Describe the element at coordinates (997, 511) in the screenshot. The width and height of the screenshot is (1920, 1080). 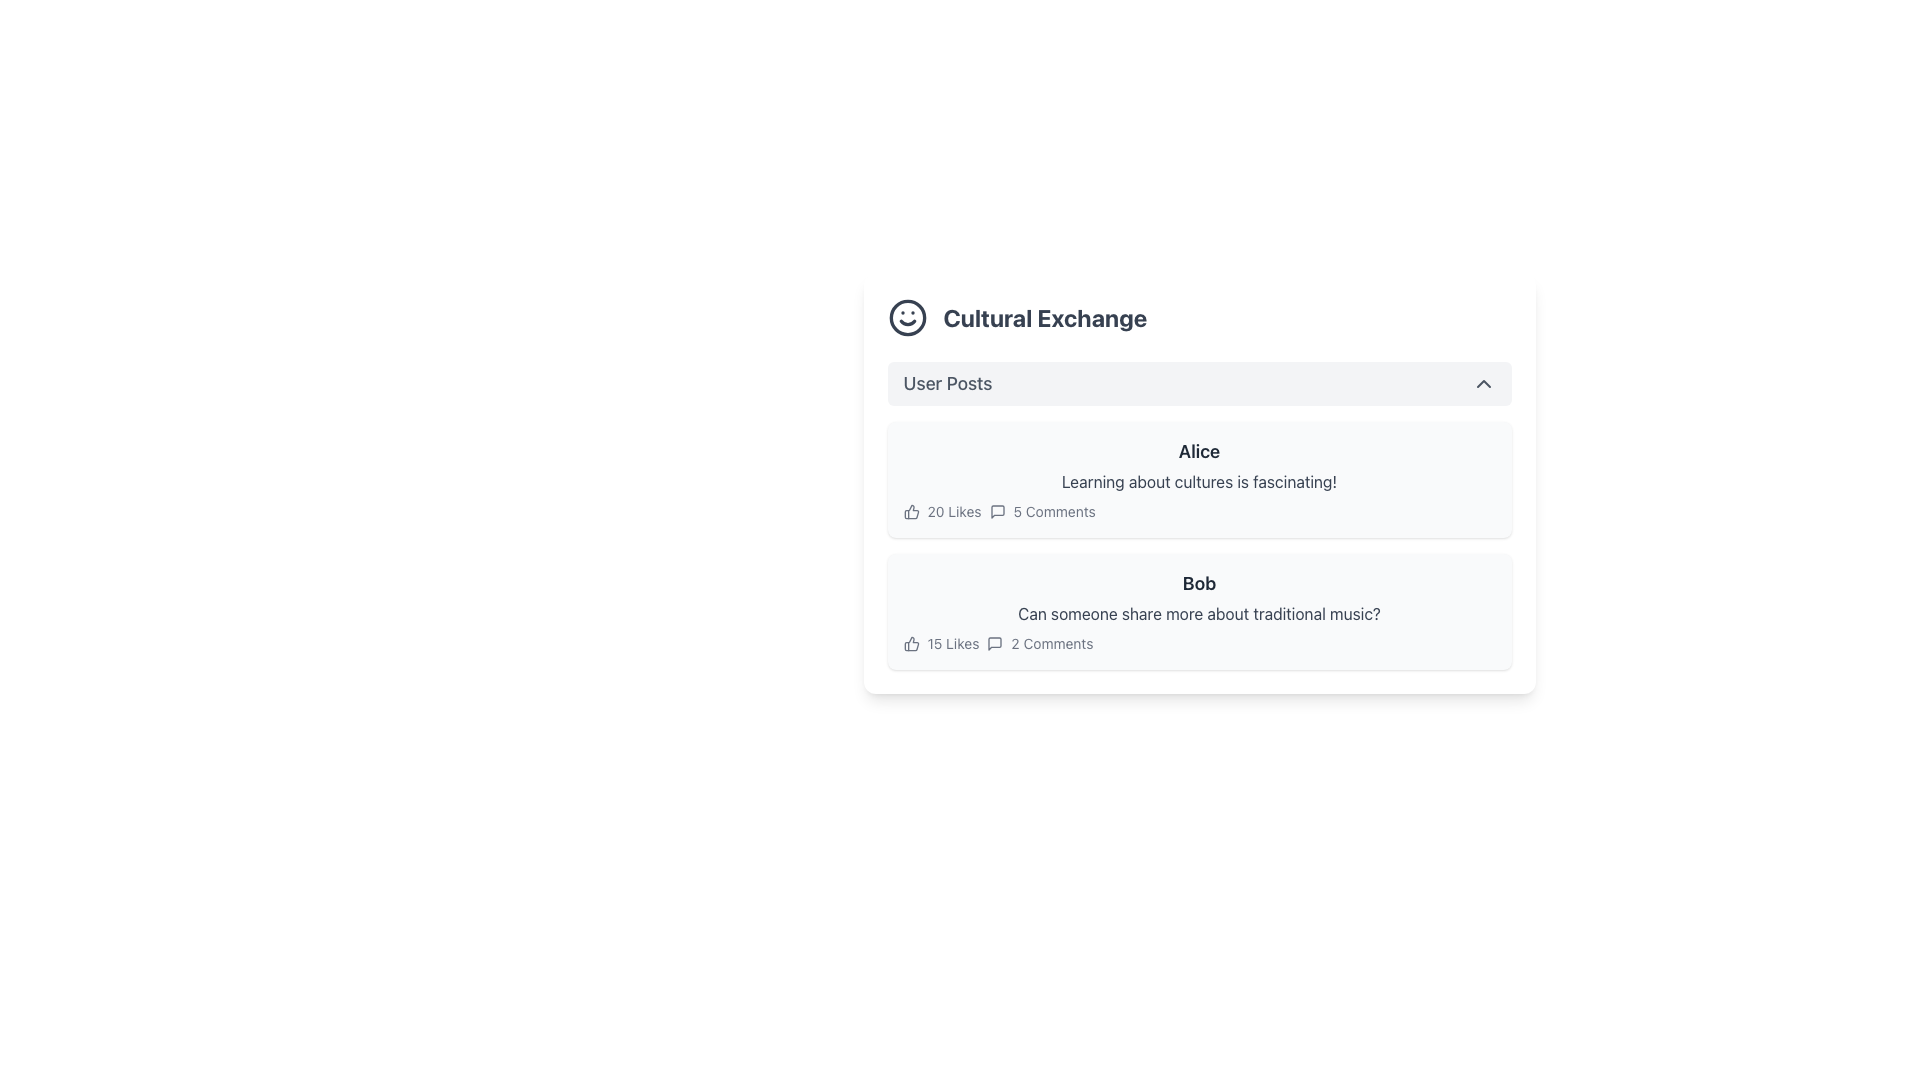
I see `the small speech bubble icon symbolizing comments, located in the second post section under the user named 'Alice', positioned to the right of the likes count` at that location.